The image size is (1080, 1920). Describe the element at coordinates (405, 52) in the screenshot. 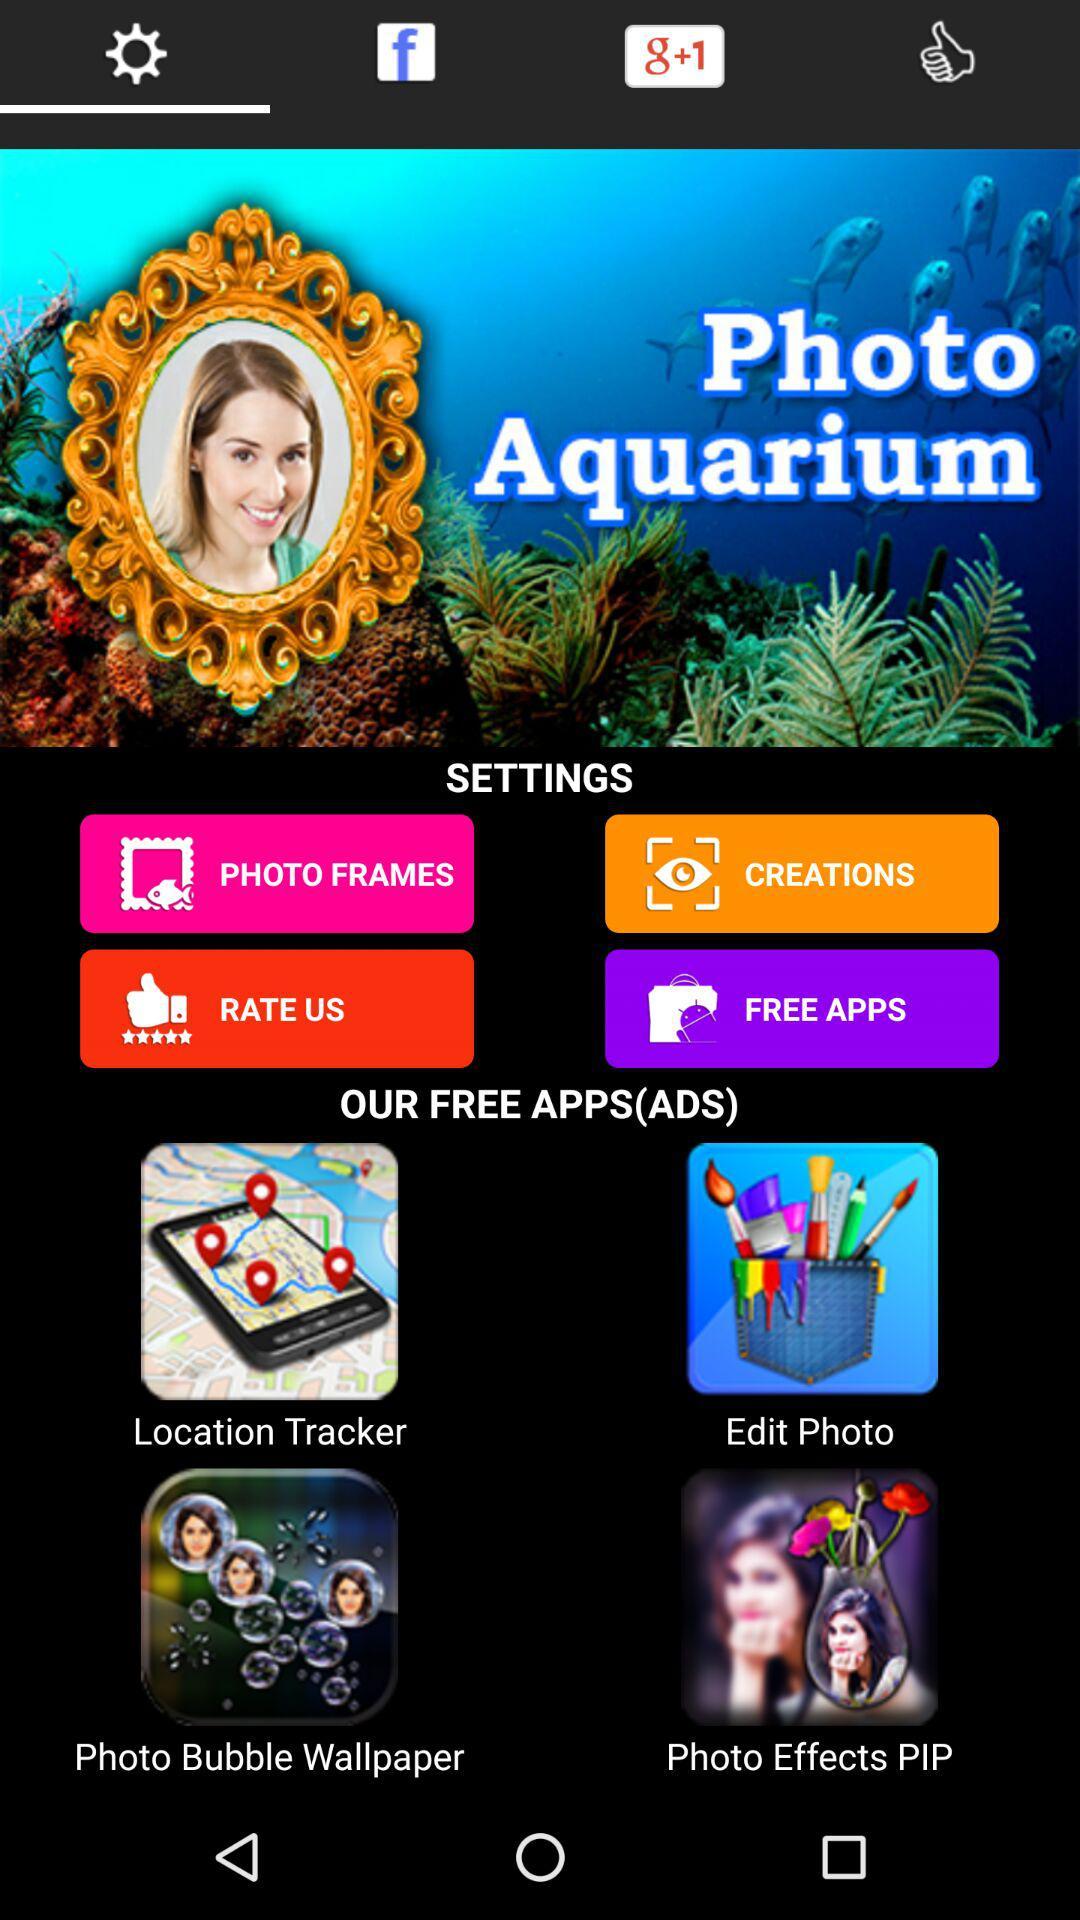

I see `facebook` at that location.